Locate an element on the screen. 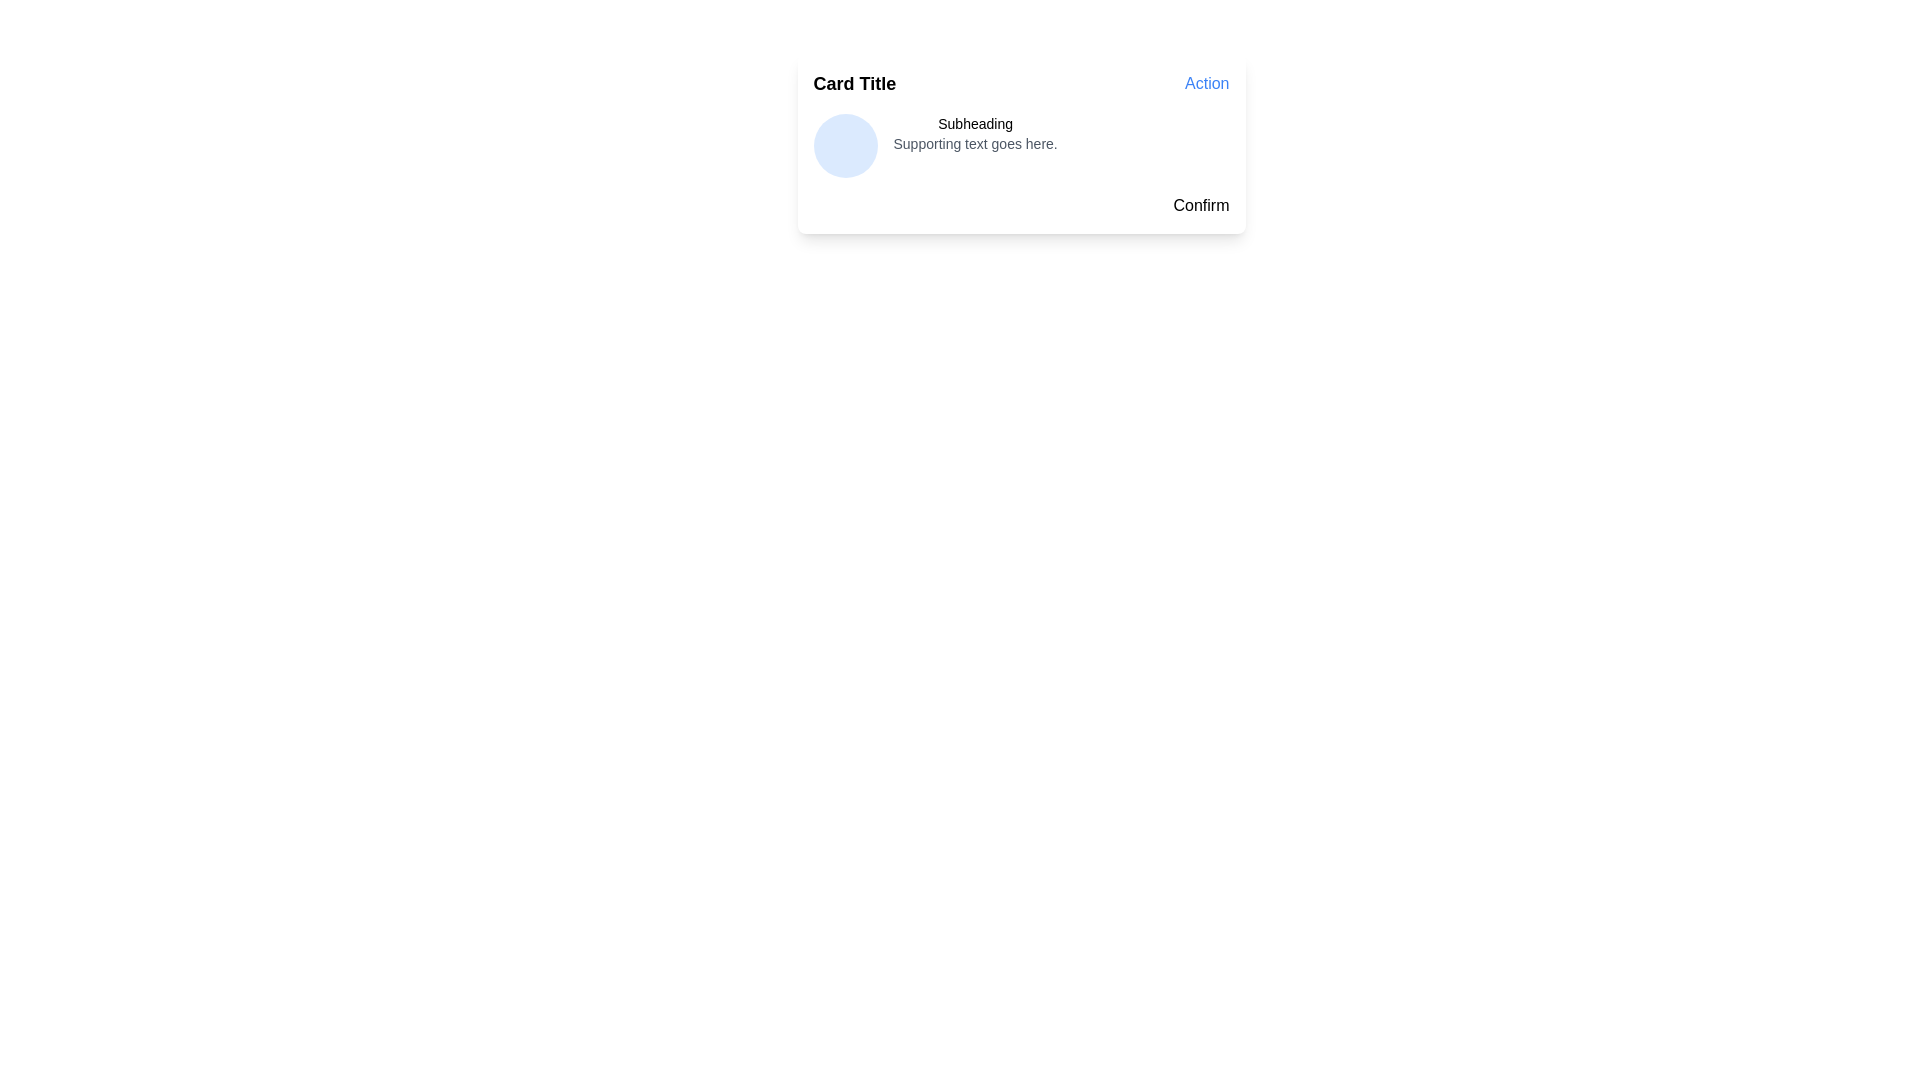  the button or link located in the top-right section of the card component titled 'Card Title' is located at coordinates (1206, 83).